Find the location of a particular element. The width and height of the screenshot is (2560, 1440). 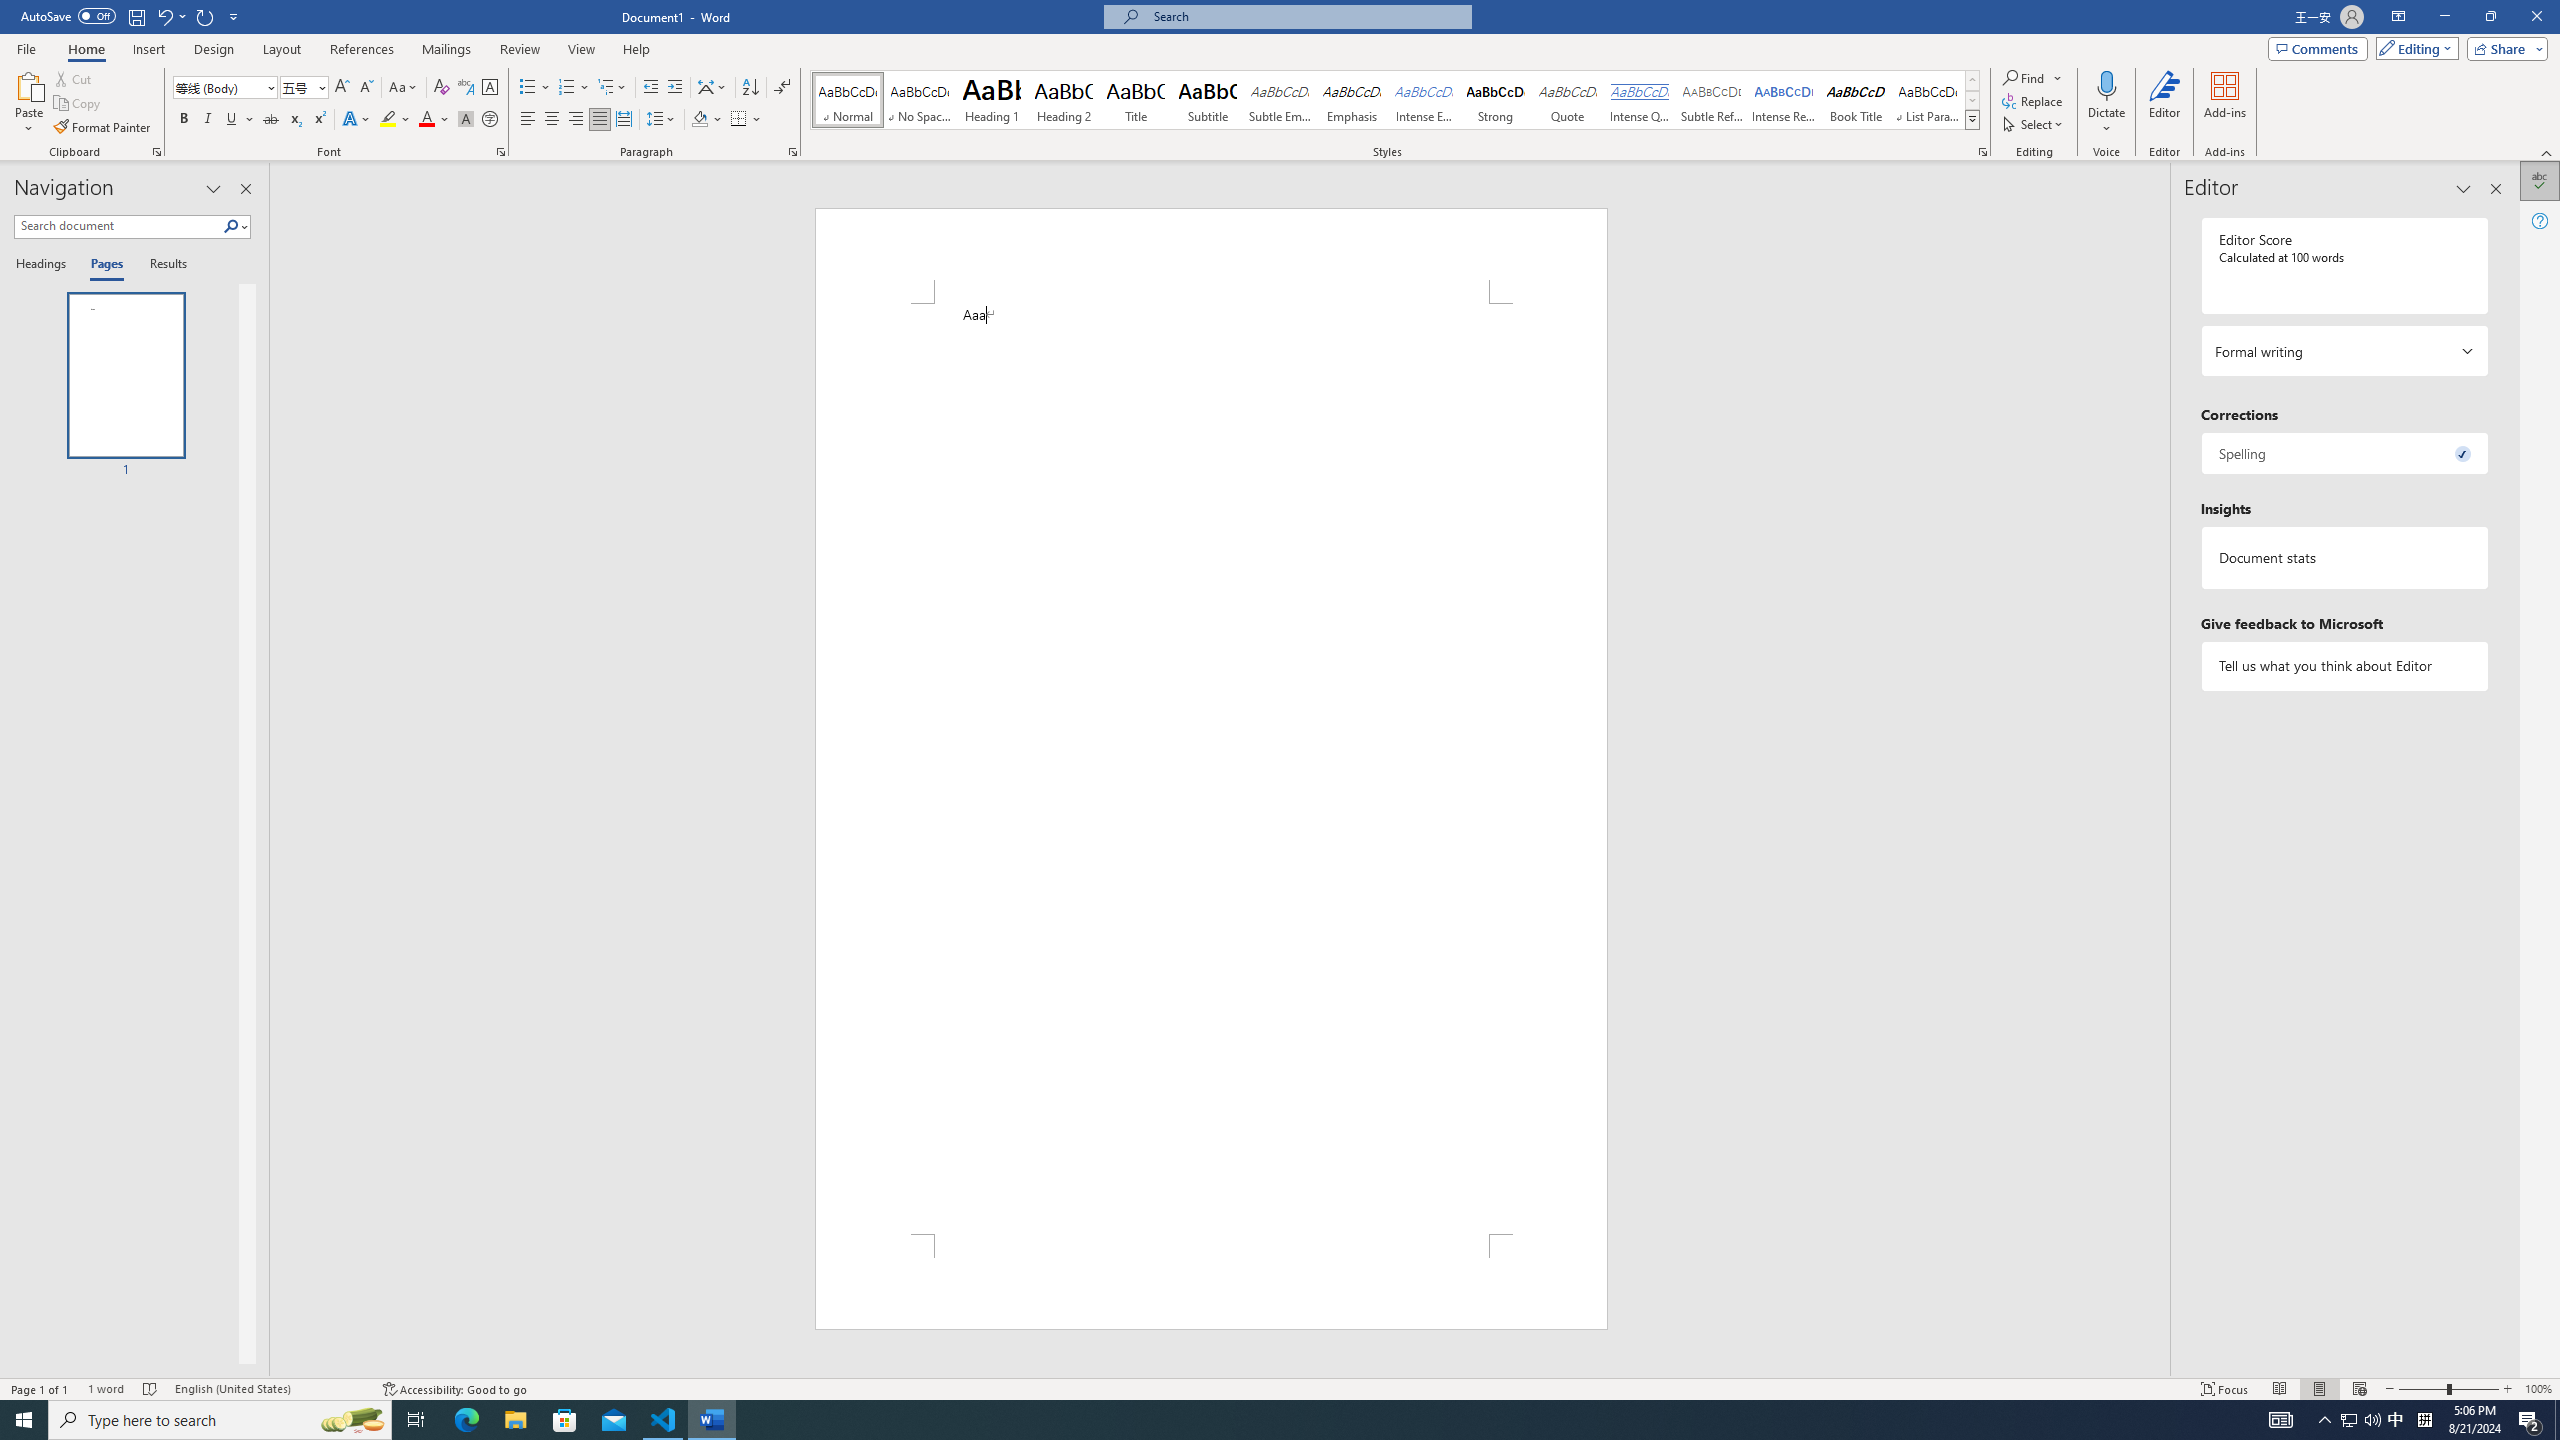

'Paragraph...' is located at coordinates (792, 150).